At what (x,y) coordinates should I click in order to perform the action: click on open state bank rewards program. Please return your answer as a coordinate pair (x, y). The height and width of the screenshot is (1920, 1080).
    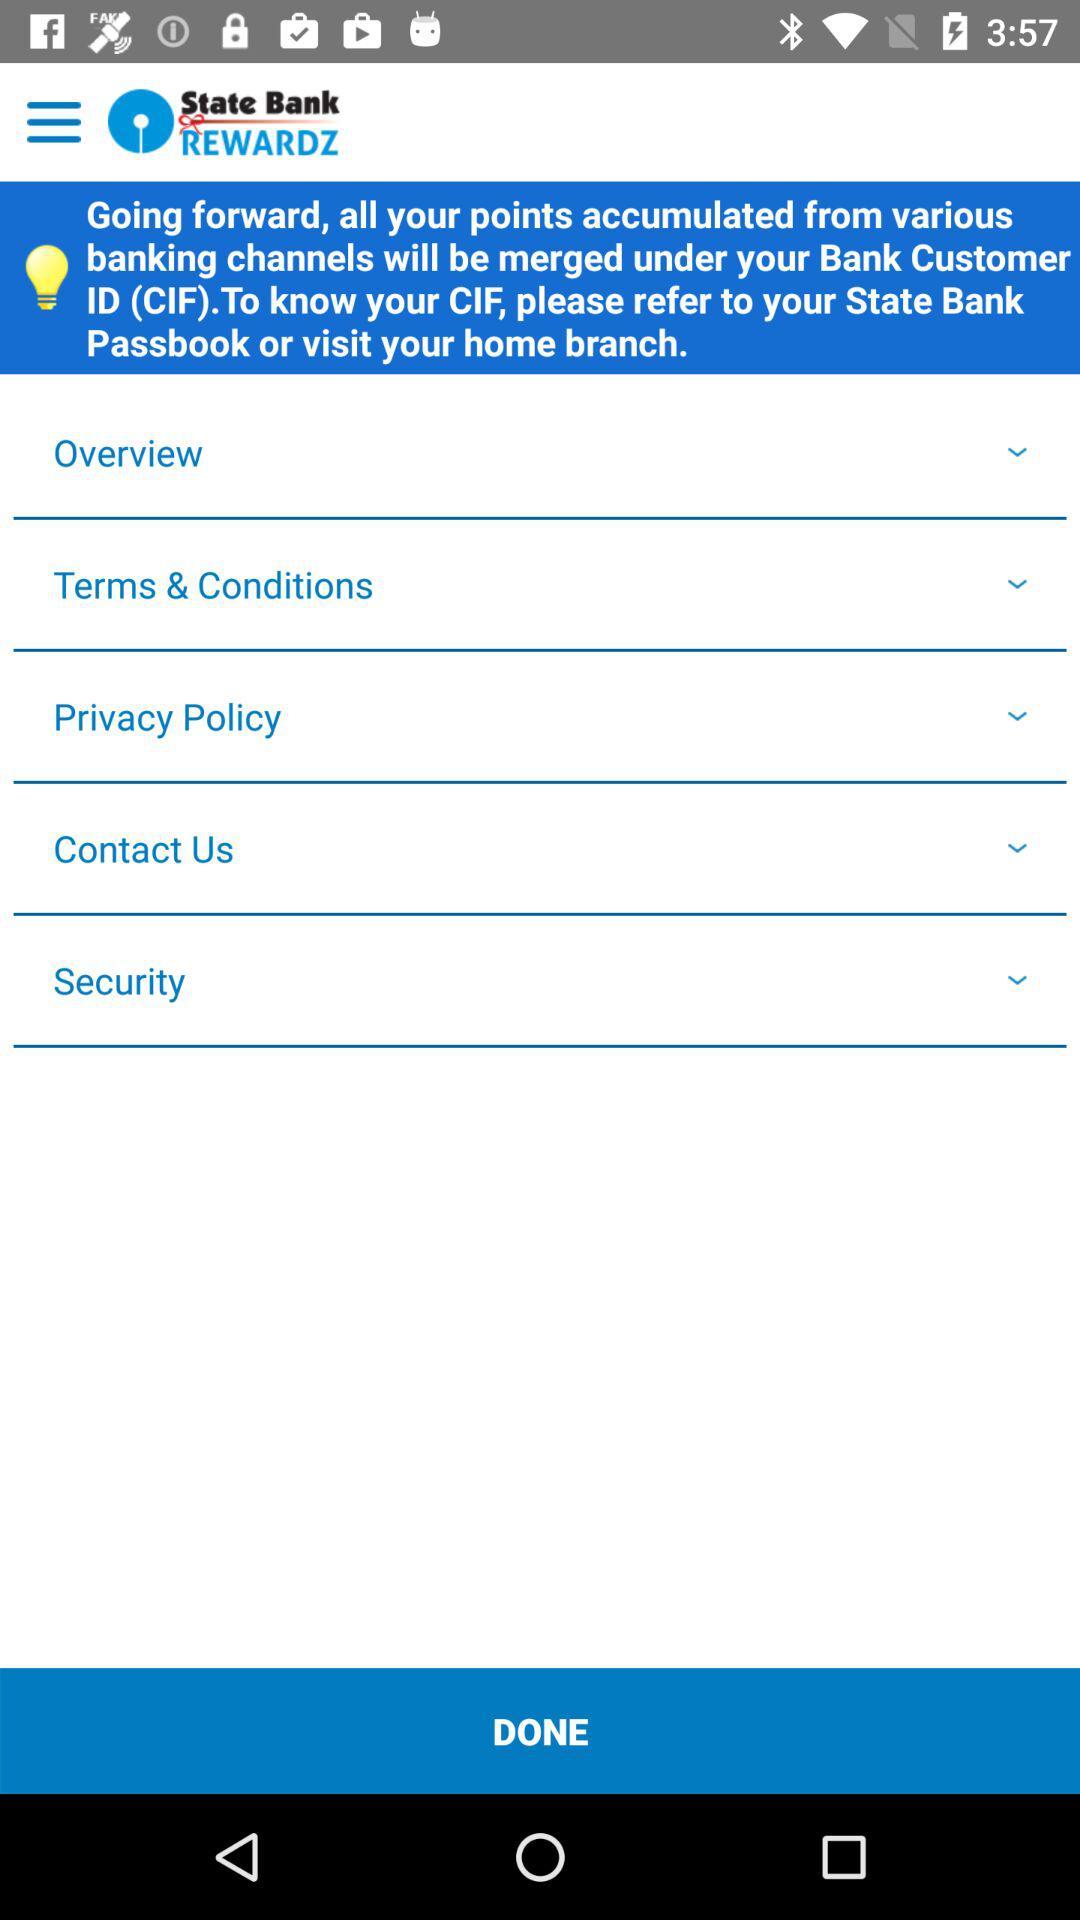
    Looking at the image, I should click on (224, 121).